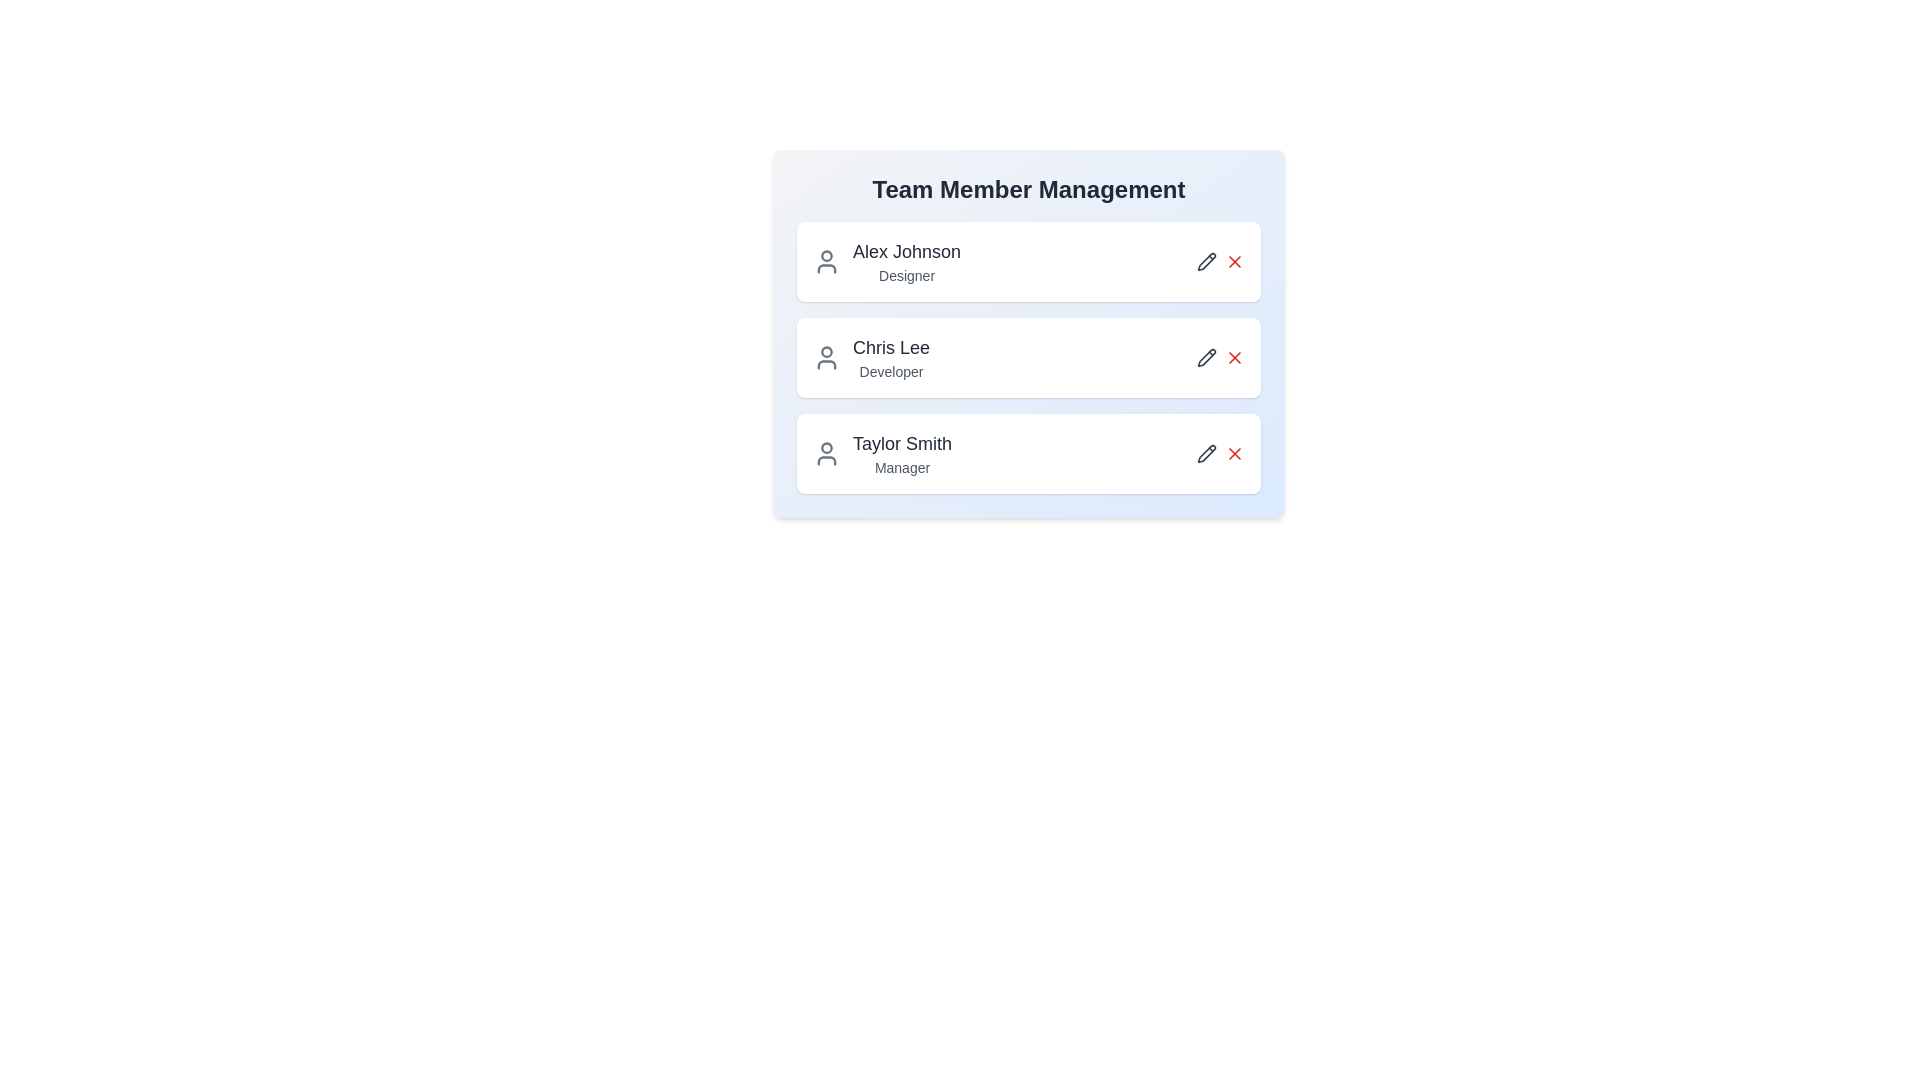 The width and height of the screenshot is (1920, 1080). What do you see at coordinates (1233, 261) in the screenshot?
I see `red X button for the member Alex Johnson` at bounding box center [1233, 261].